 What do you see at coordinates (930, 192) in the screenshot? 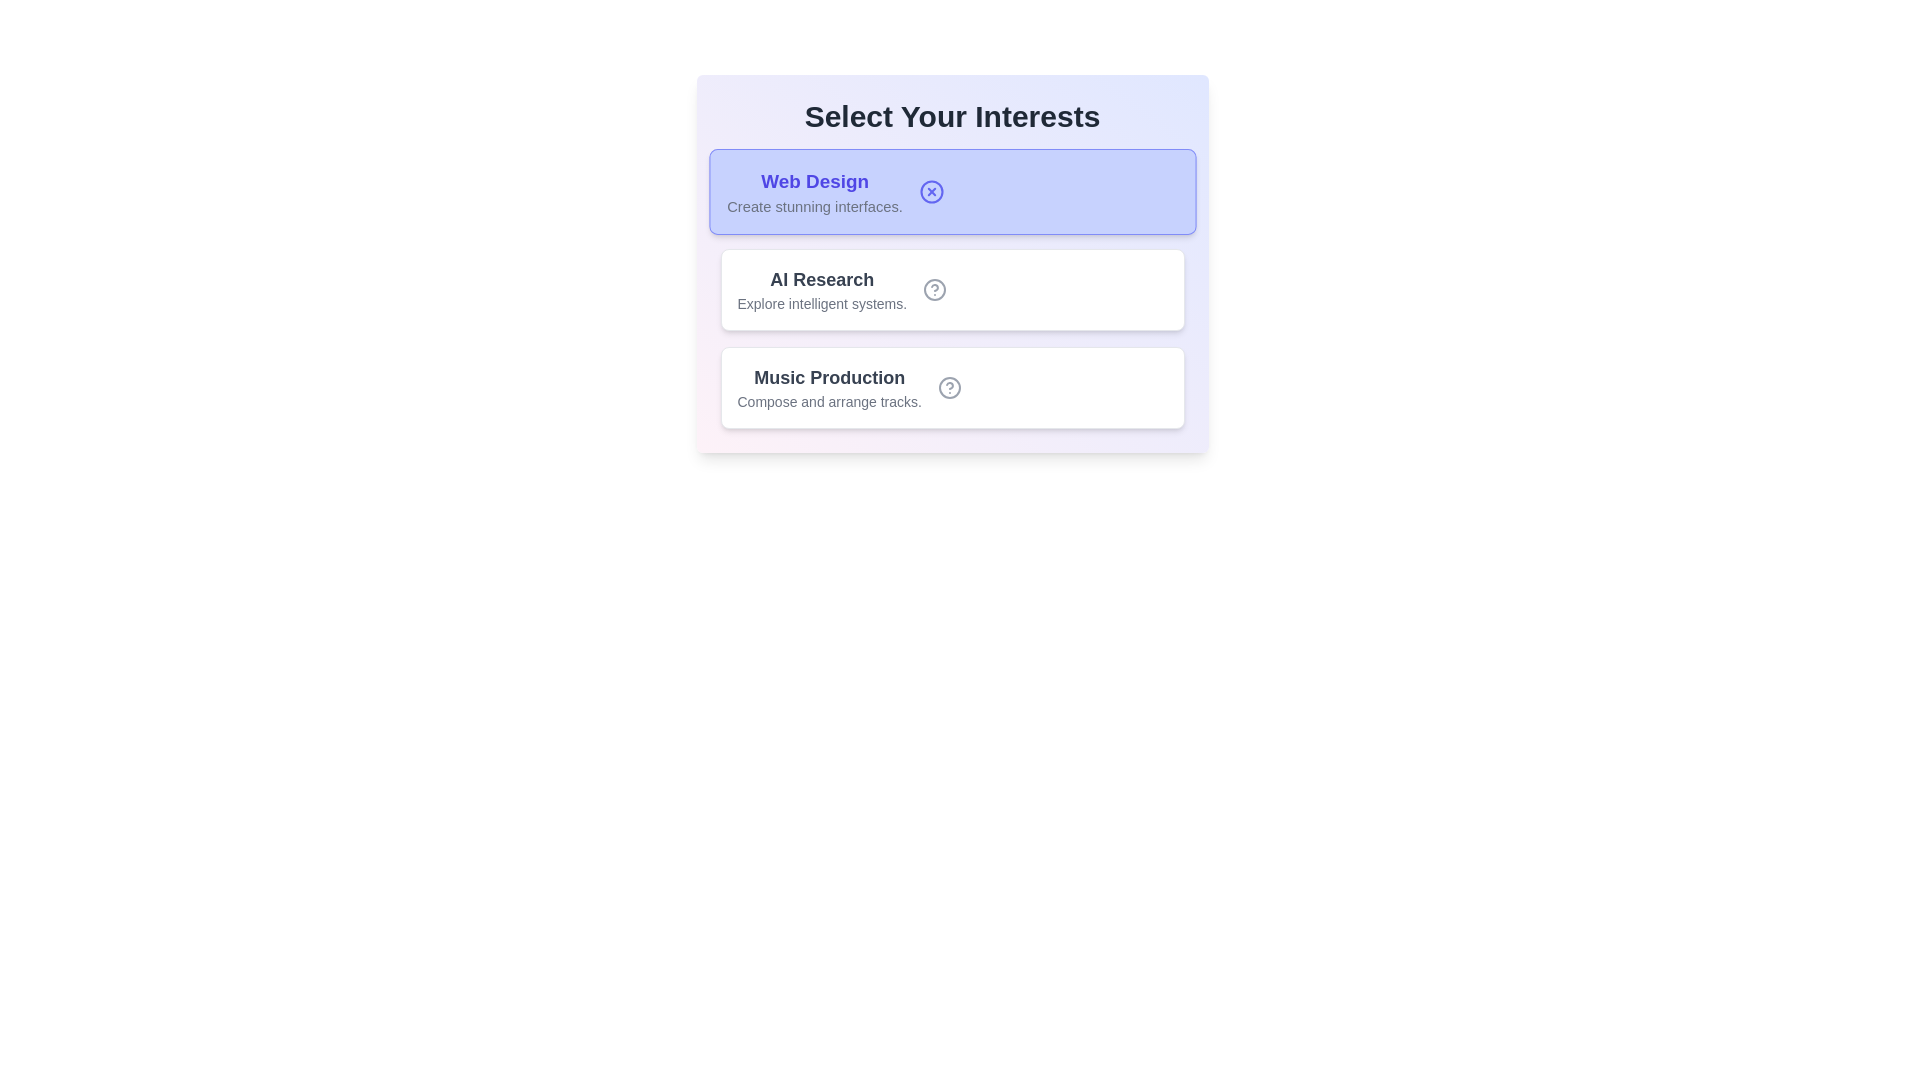
I see `the icon representing the active state of the 'Web Design' tag` at bounding box center [930, 192].